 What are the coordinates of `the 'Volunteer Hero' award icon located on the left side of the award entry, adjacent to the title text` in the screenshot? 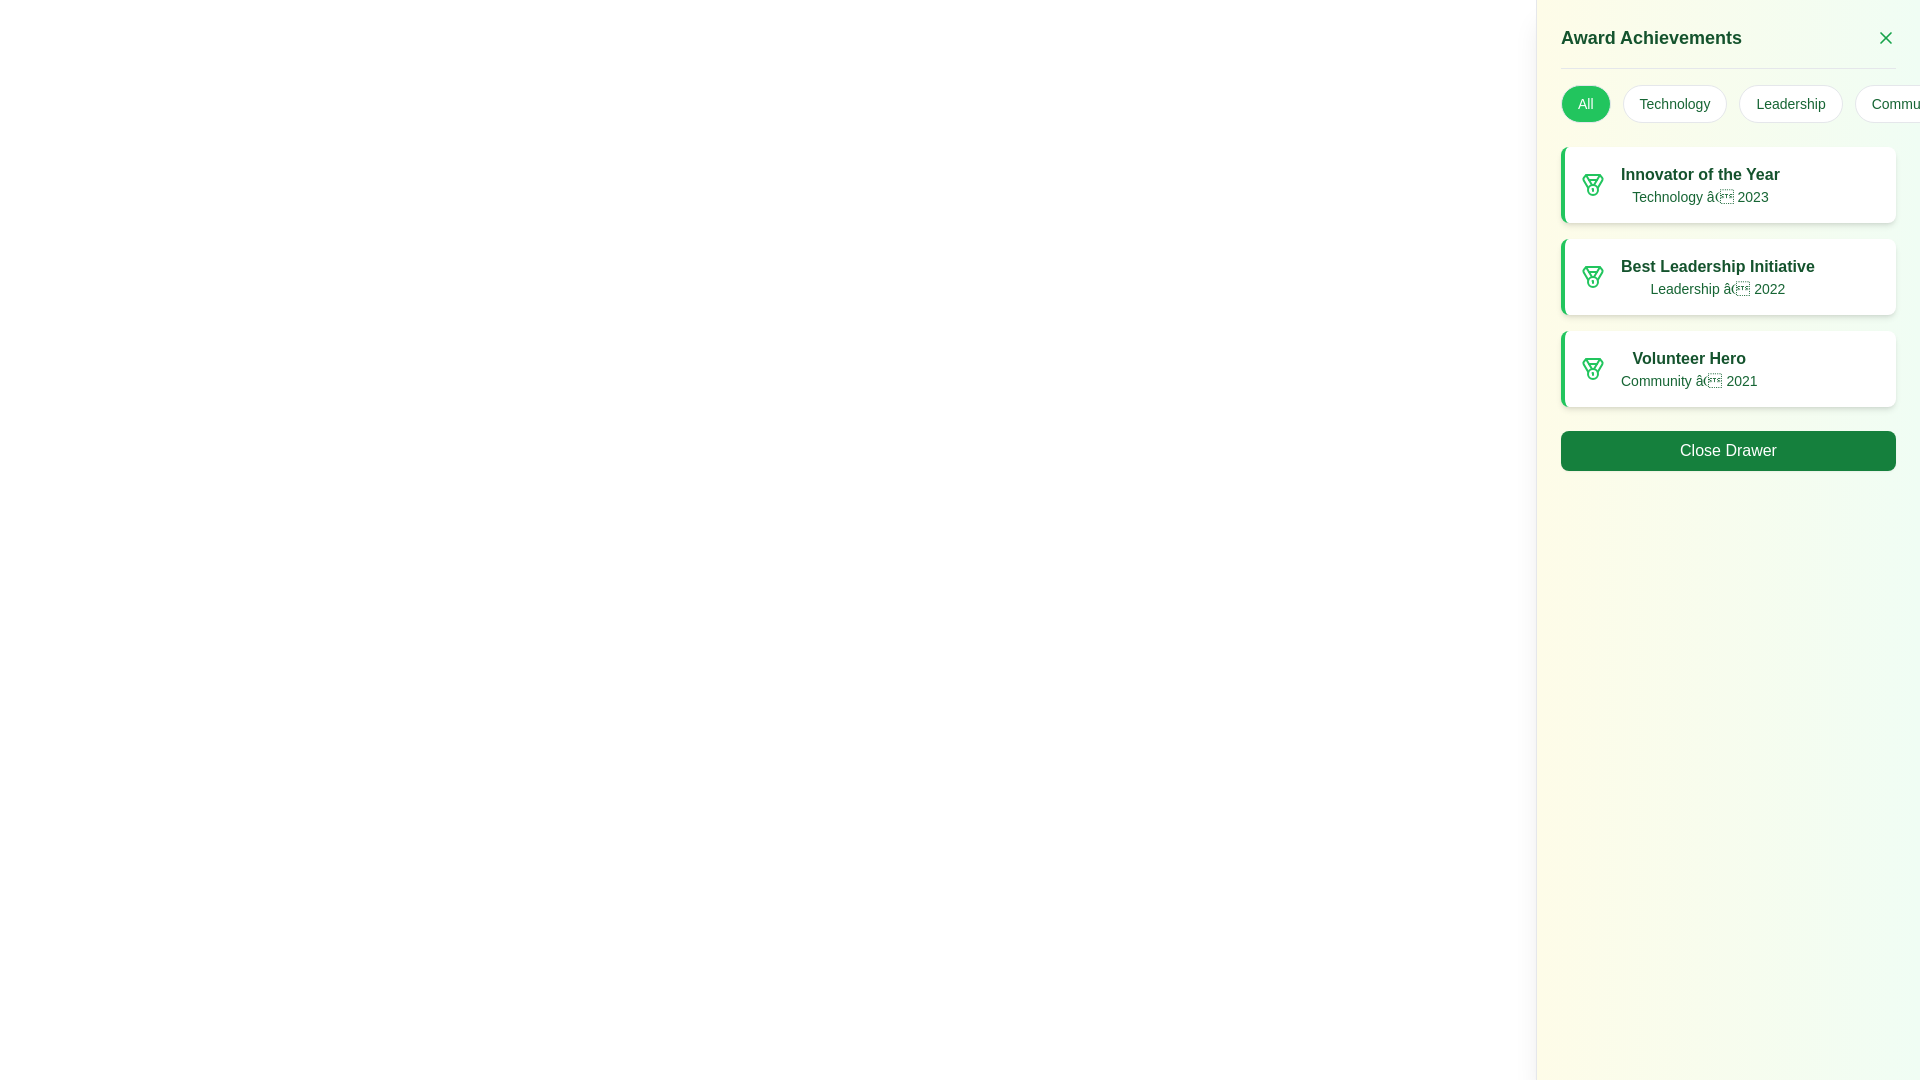 It's located at (1592, 369).